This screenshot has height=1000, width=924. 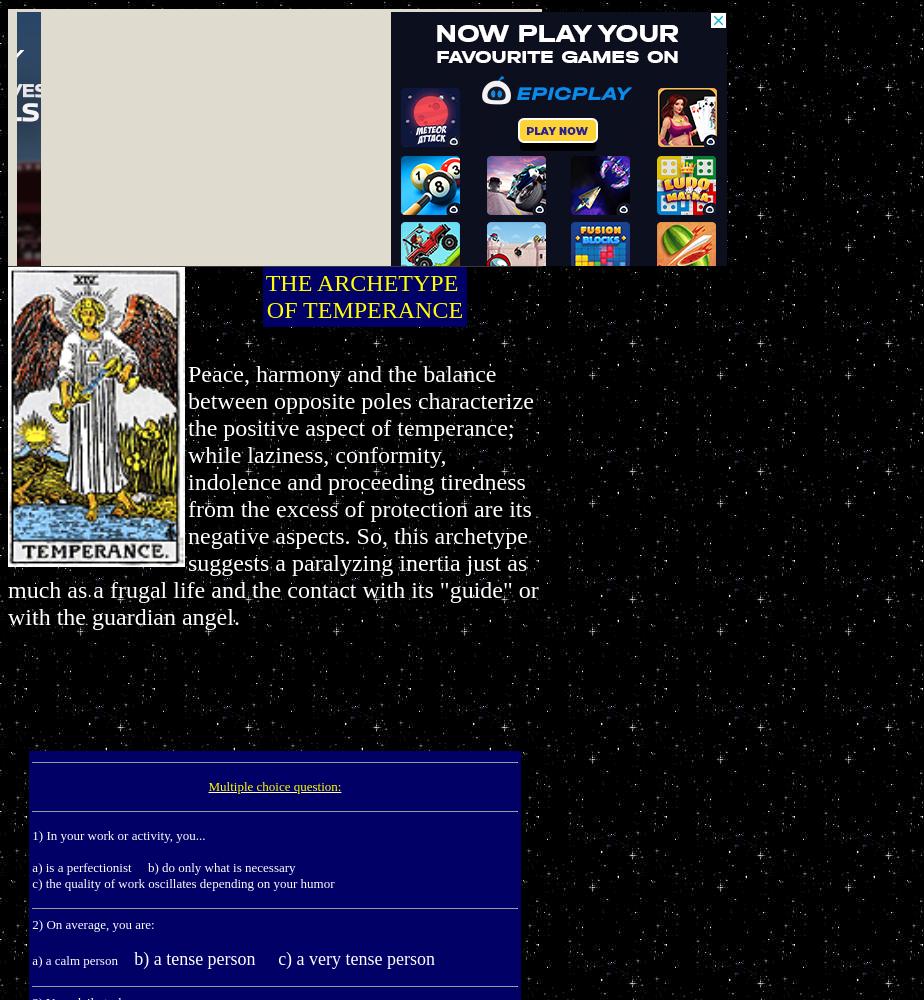 I want to click on 'OF TEMPERANCE', so click(x=364, y=310).